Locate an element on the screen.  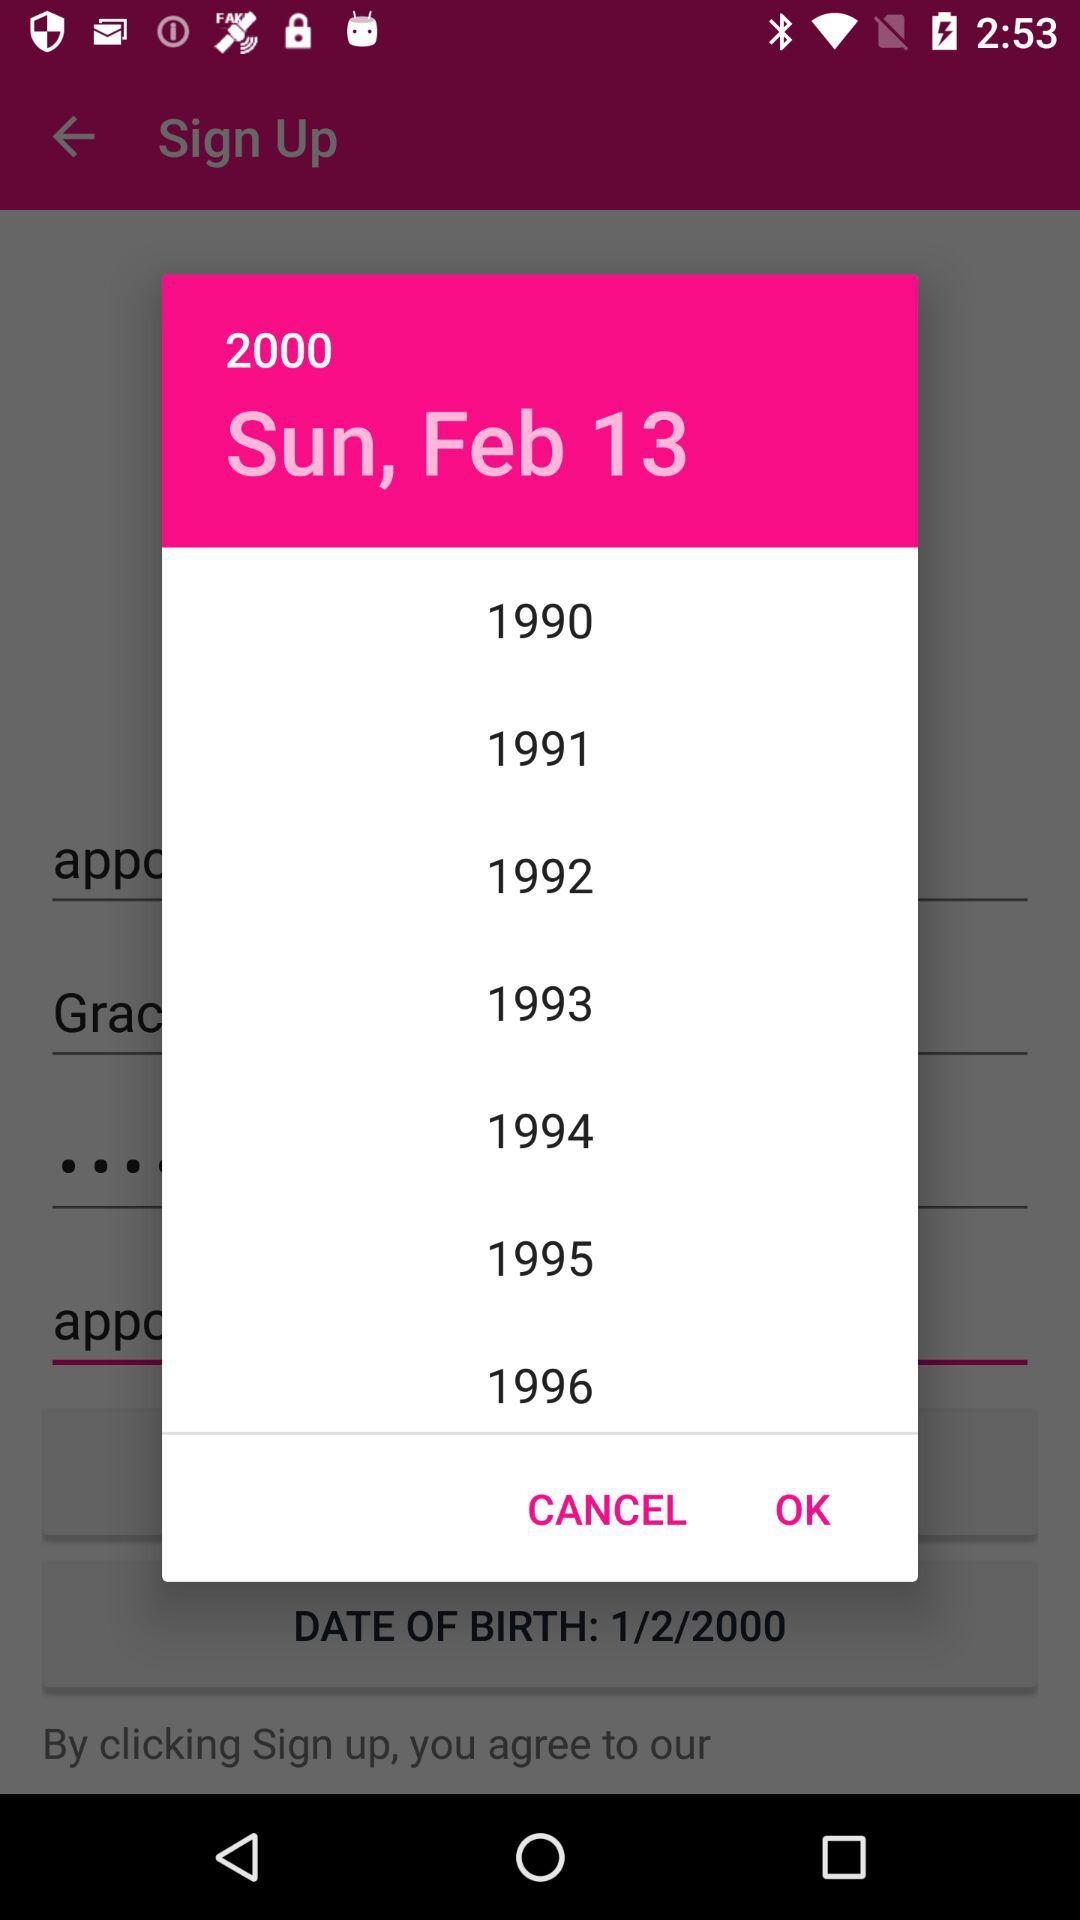
item at the bottom right corner is located at coordinates (801, 1508).